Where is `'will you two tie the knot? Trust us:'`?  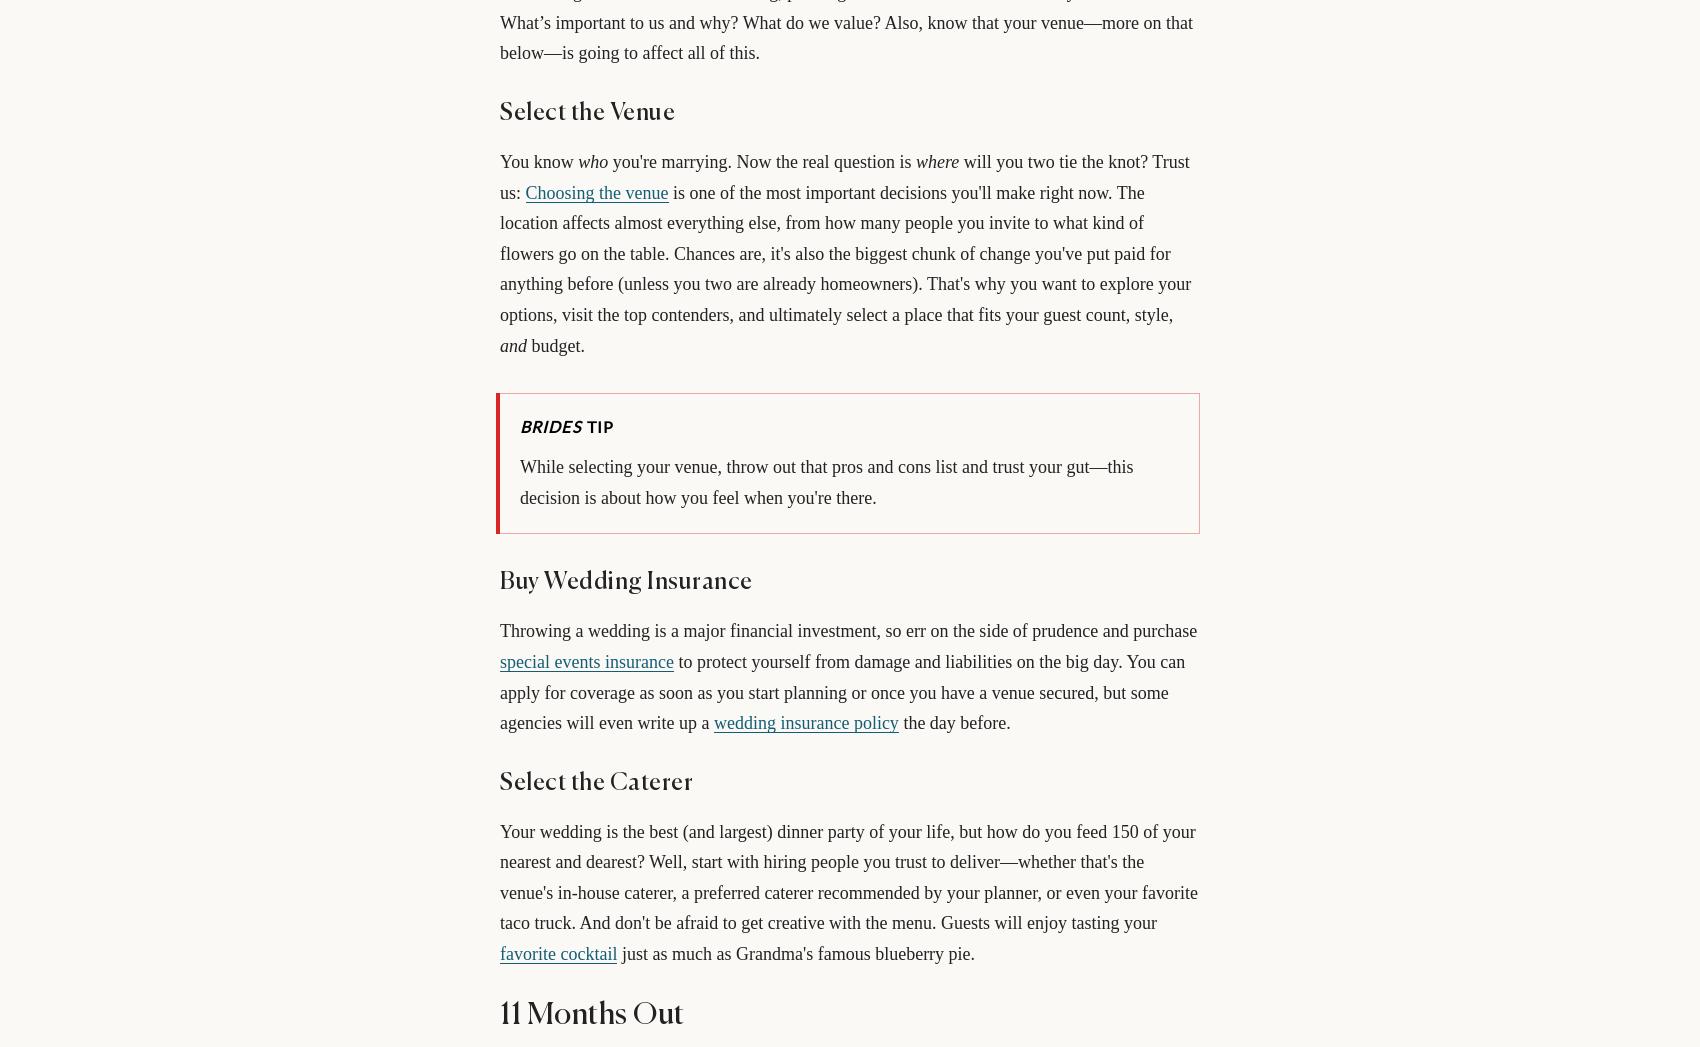 'will you two tie the knot? Trust us:' is located at coordinates (499, 176).